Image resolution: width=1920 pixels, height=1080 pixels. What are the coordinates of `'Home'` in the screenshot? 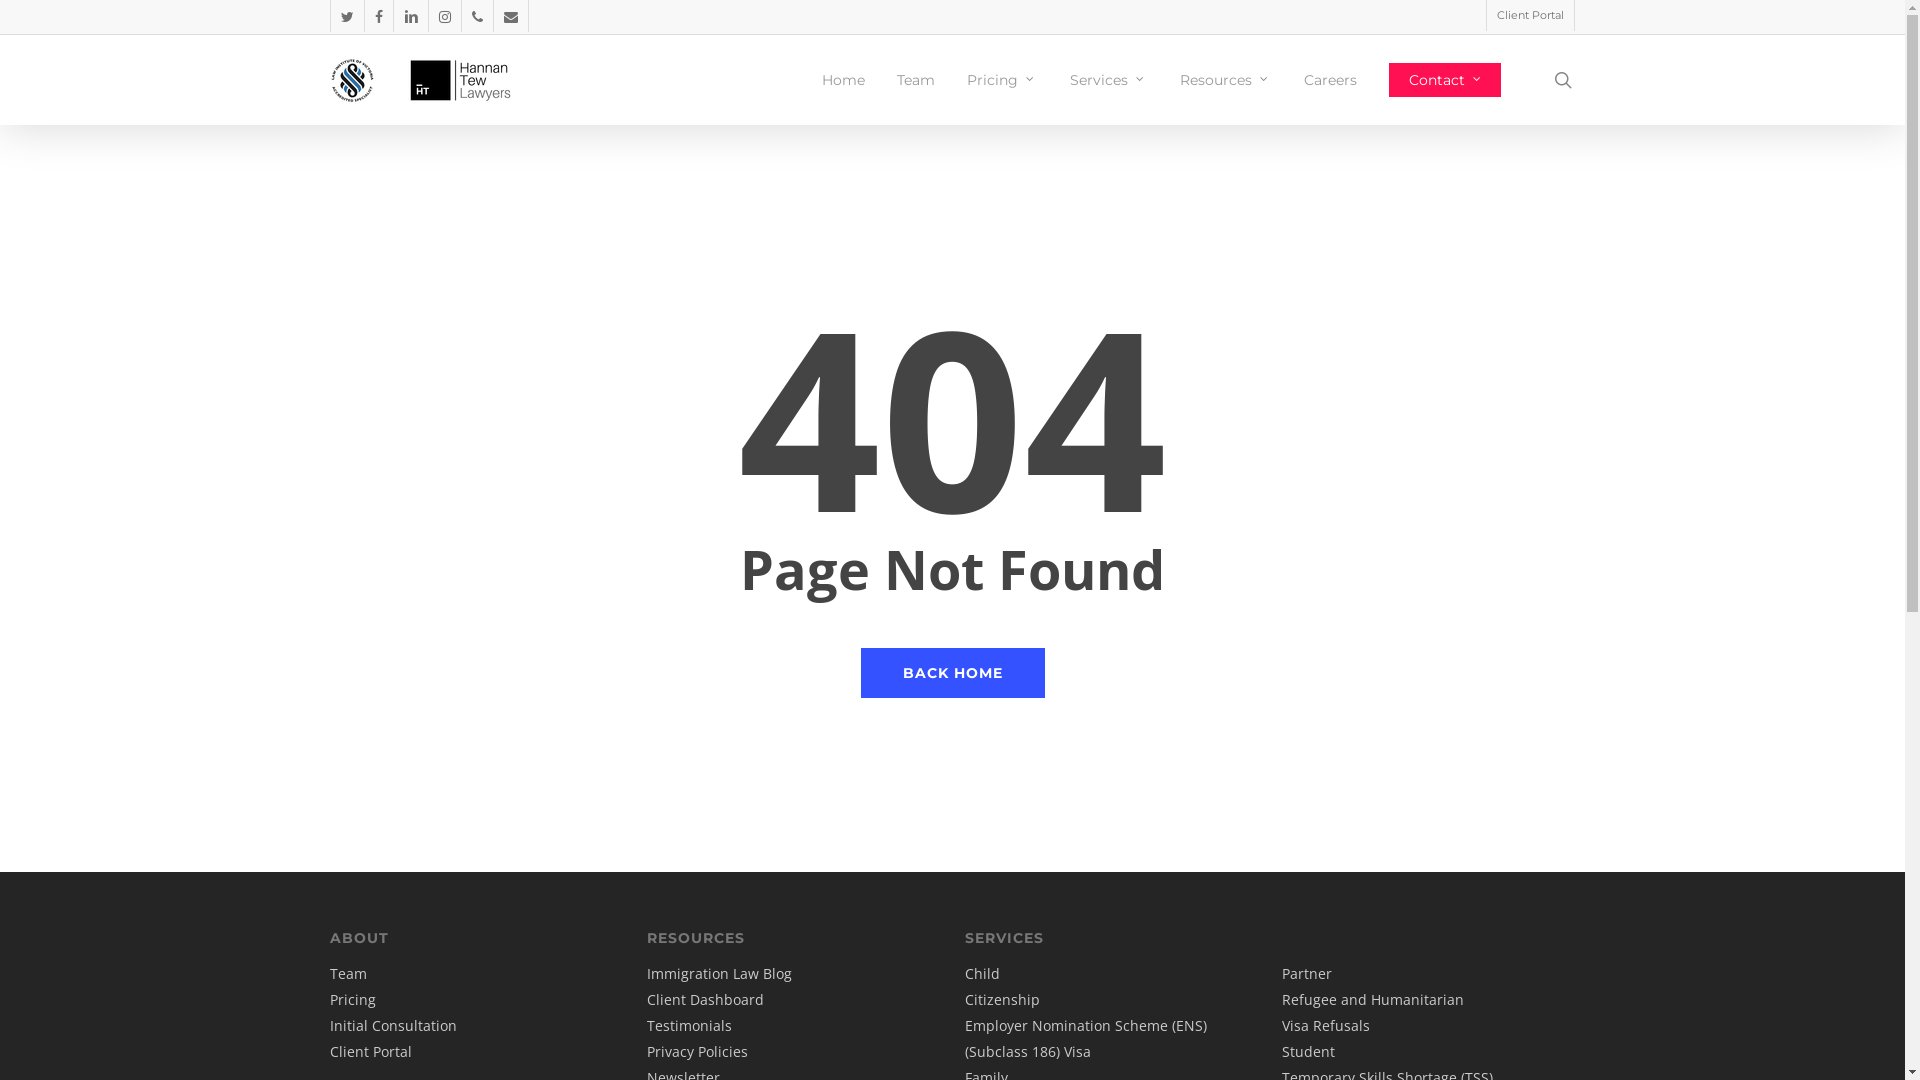 It's located at (843, 79).